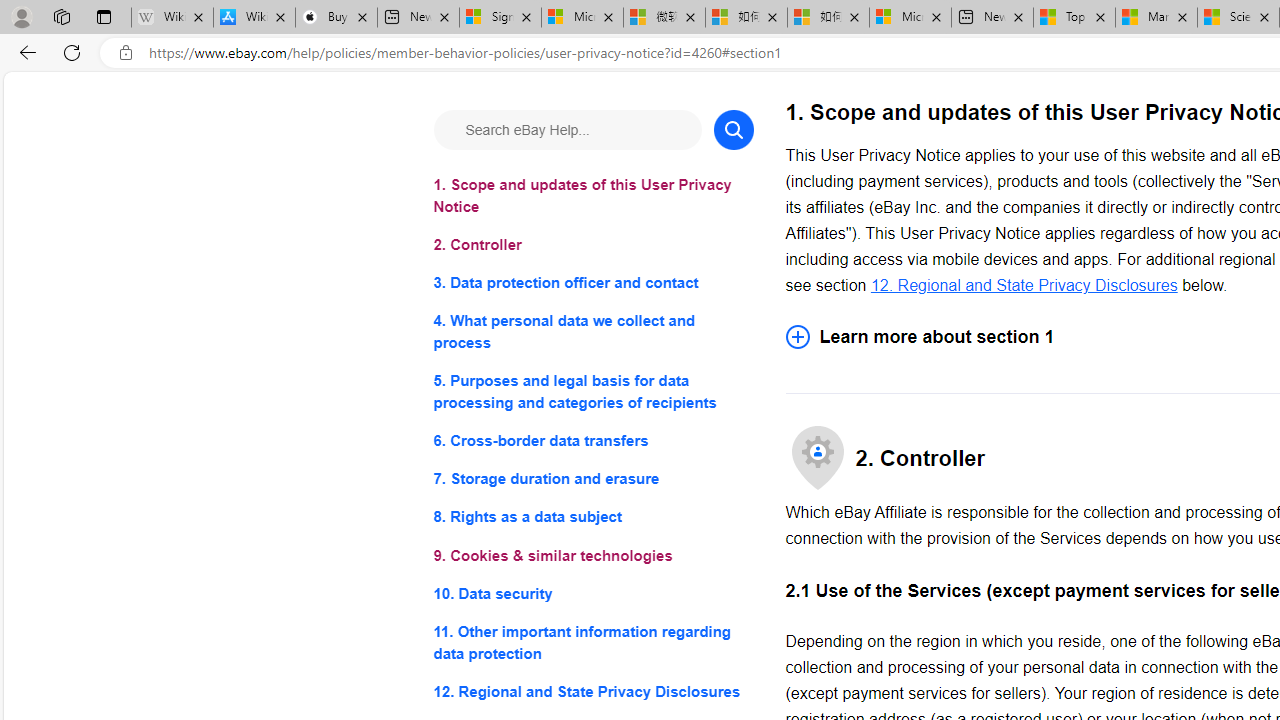  What do you see at coordinates (592, 440) in the screenshot?
I see `'6. Cross-border data transfers'` at bounding box center [592, 440].